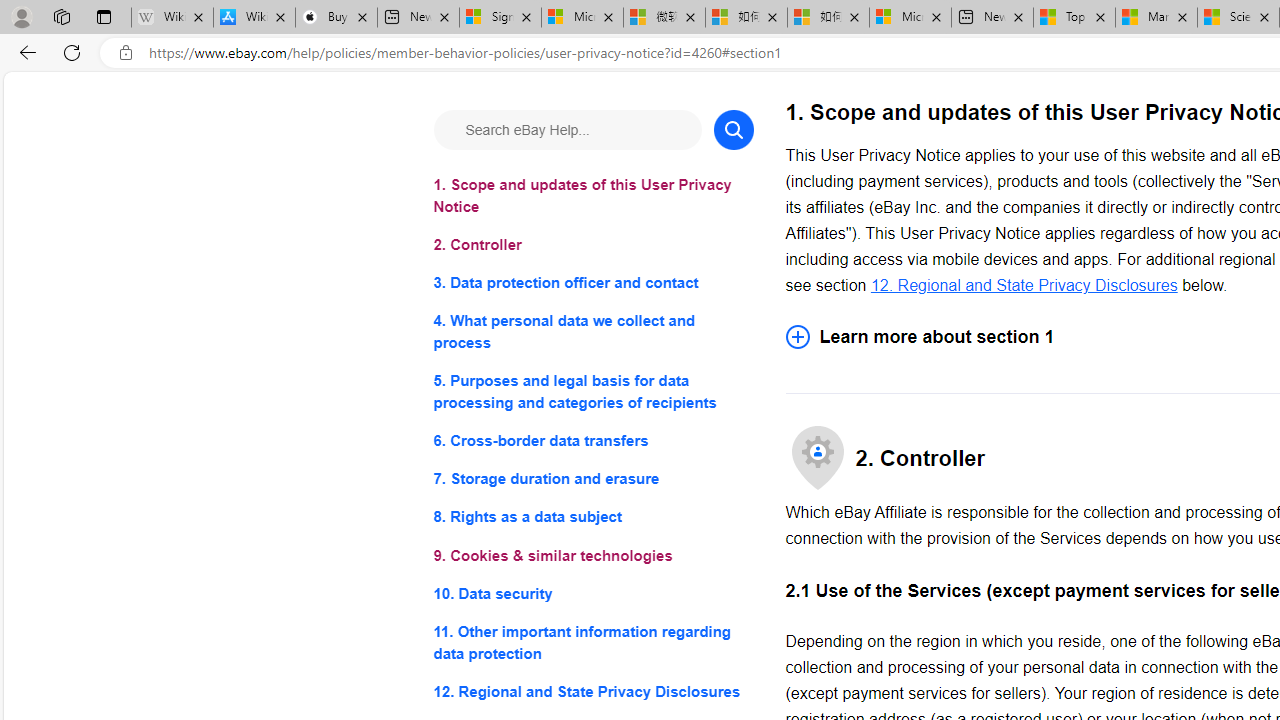  What do you see at coordinates (592, 440) in the screenshot?
I see `'6. Cross-border data transfers'` at bounding box center [592, 440].